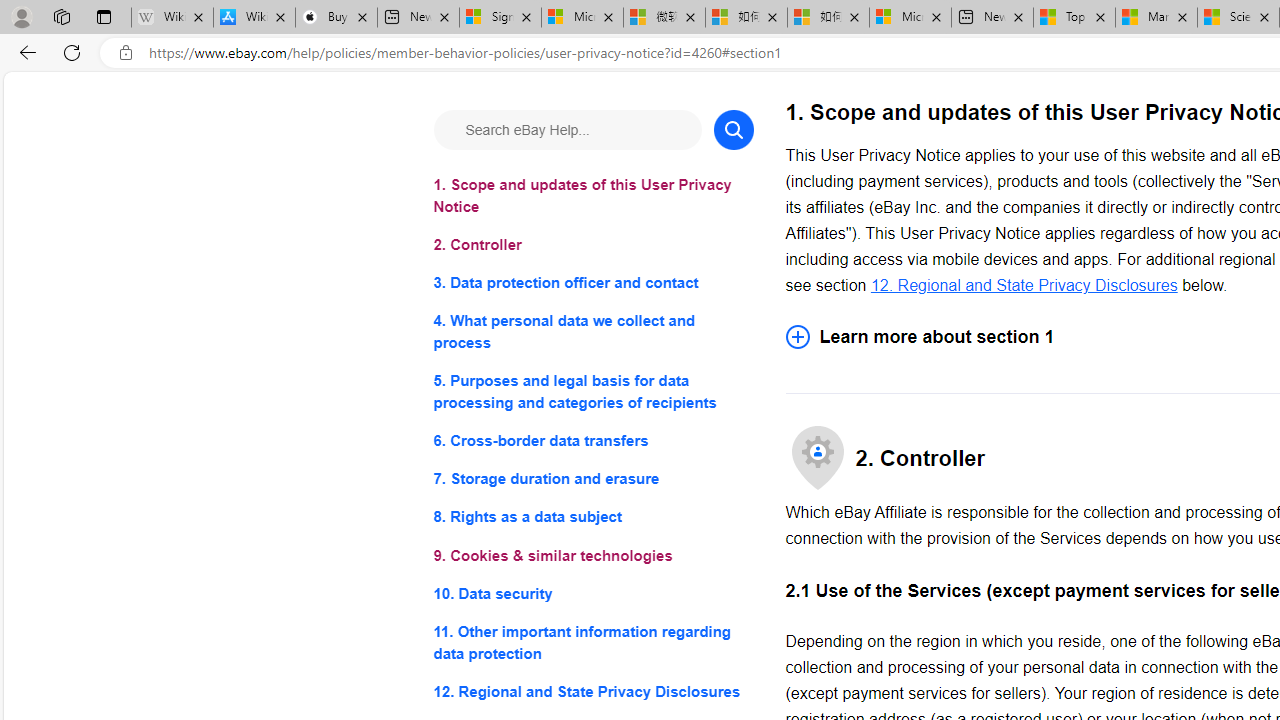  What do you see at coordinates (592, 440) in the screenshot?
I see `'6. Cross-border data transfers'` at bounding box center [592, 440].